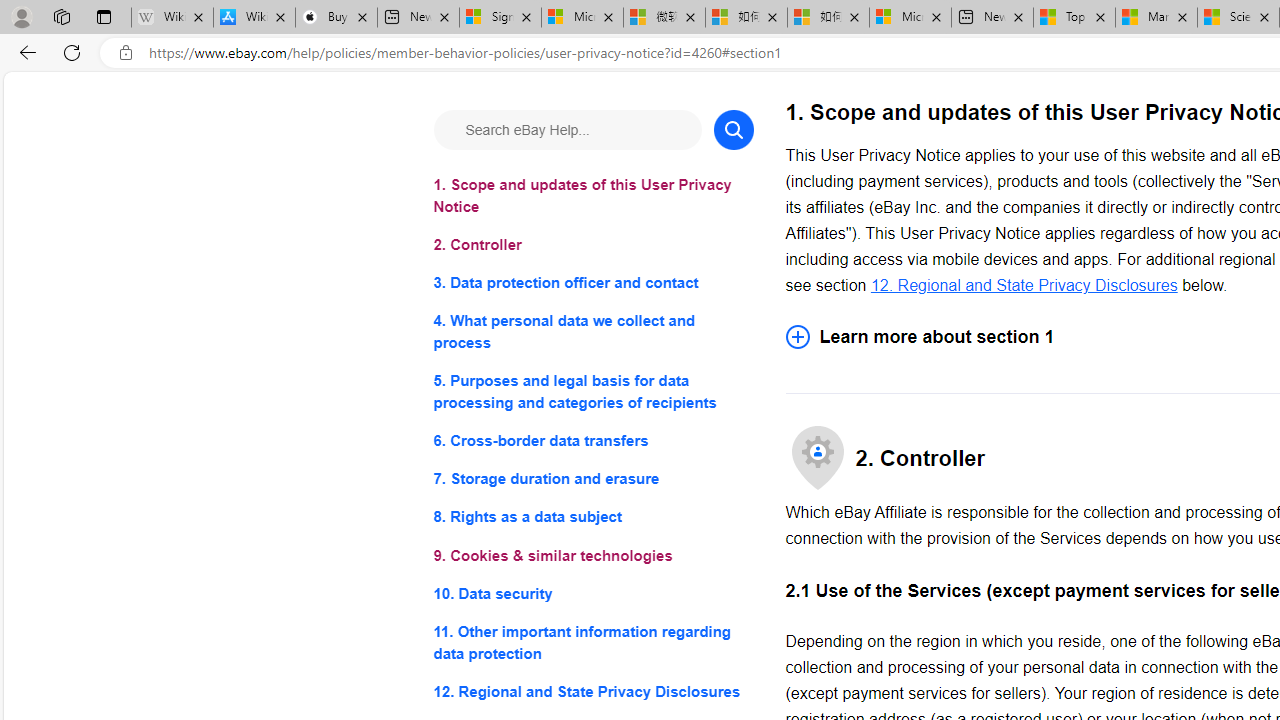  What do you see at coordinates (592, 440) in the screenshot?
I see `'6. Cross-border data transfers'` at bounding box center [592, 440].